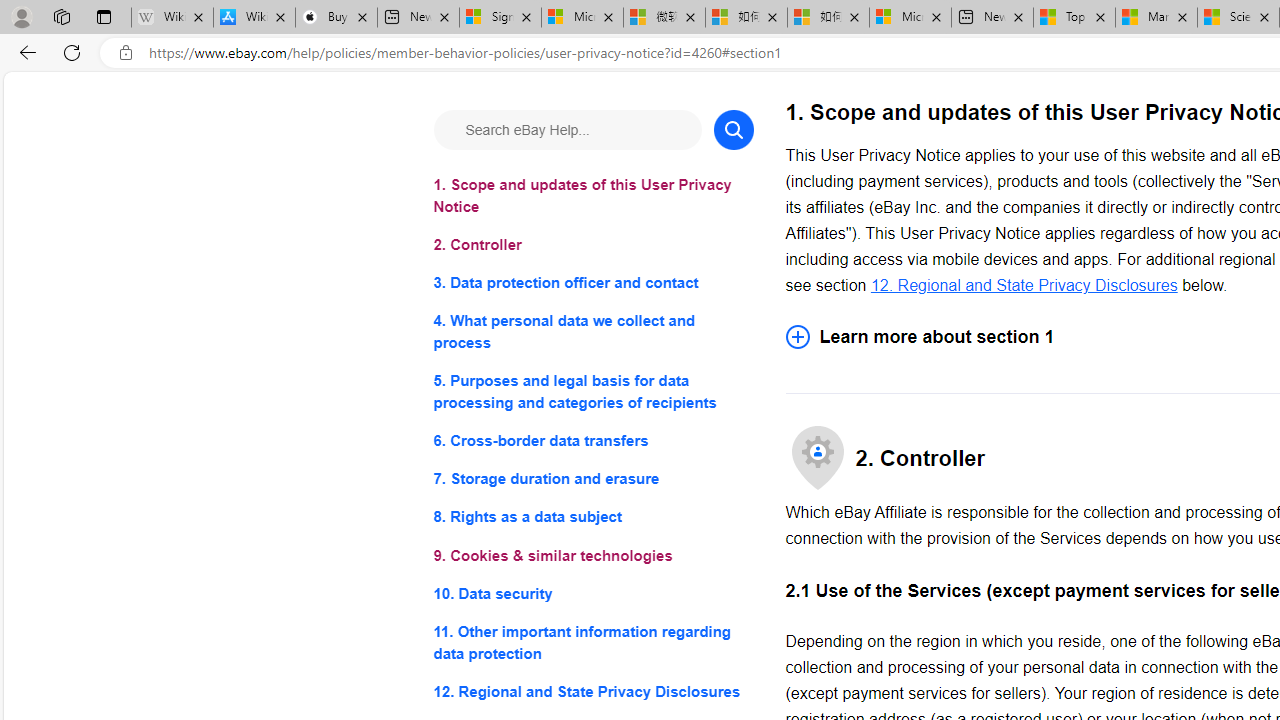  What do you see at coordinates (592, 440) in the screenshot?
I see `'6. Cross-border data transfers'` at bounding box center [592, 440].